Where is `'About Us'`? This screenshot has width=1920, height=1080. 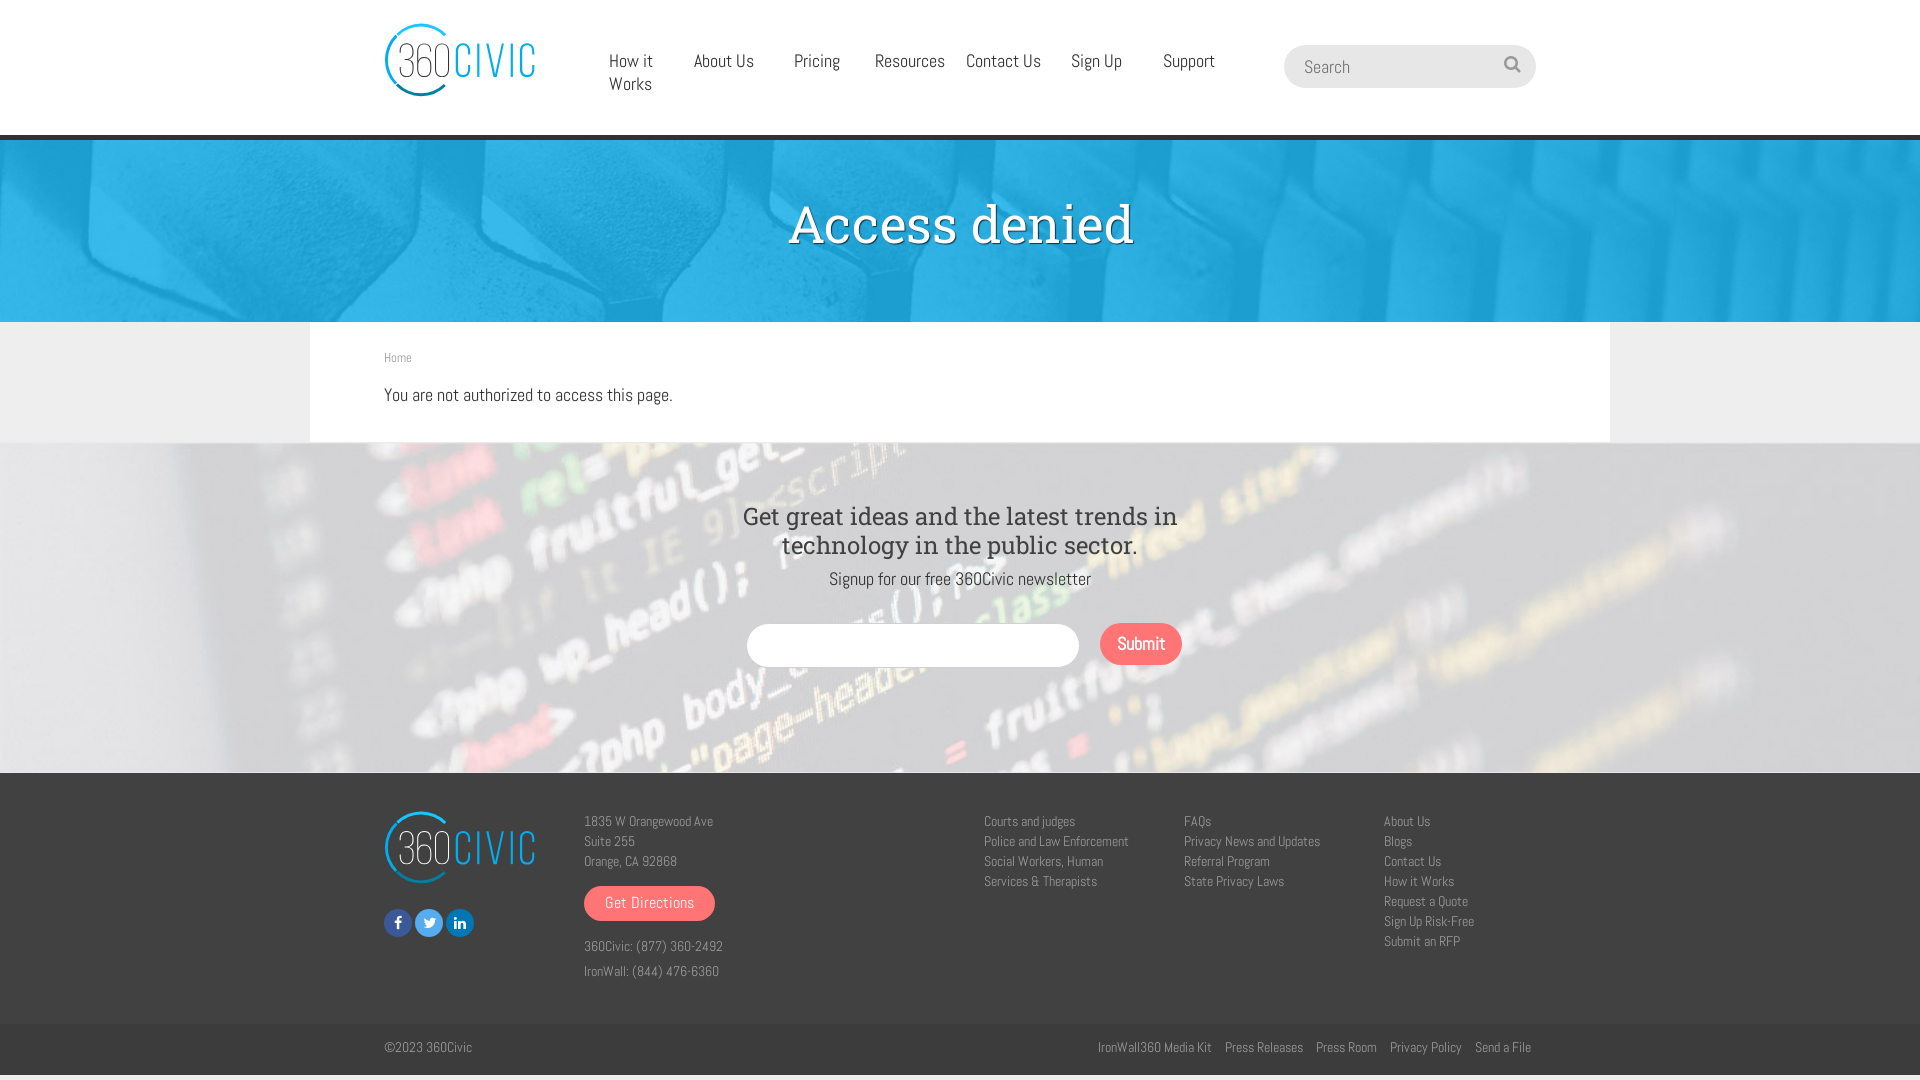
'About Us' is located at coordinates (722, 60).